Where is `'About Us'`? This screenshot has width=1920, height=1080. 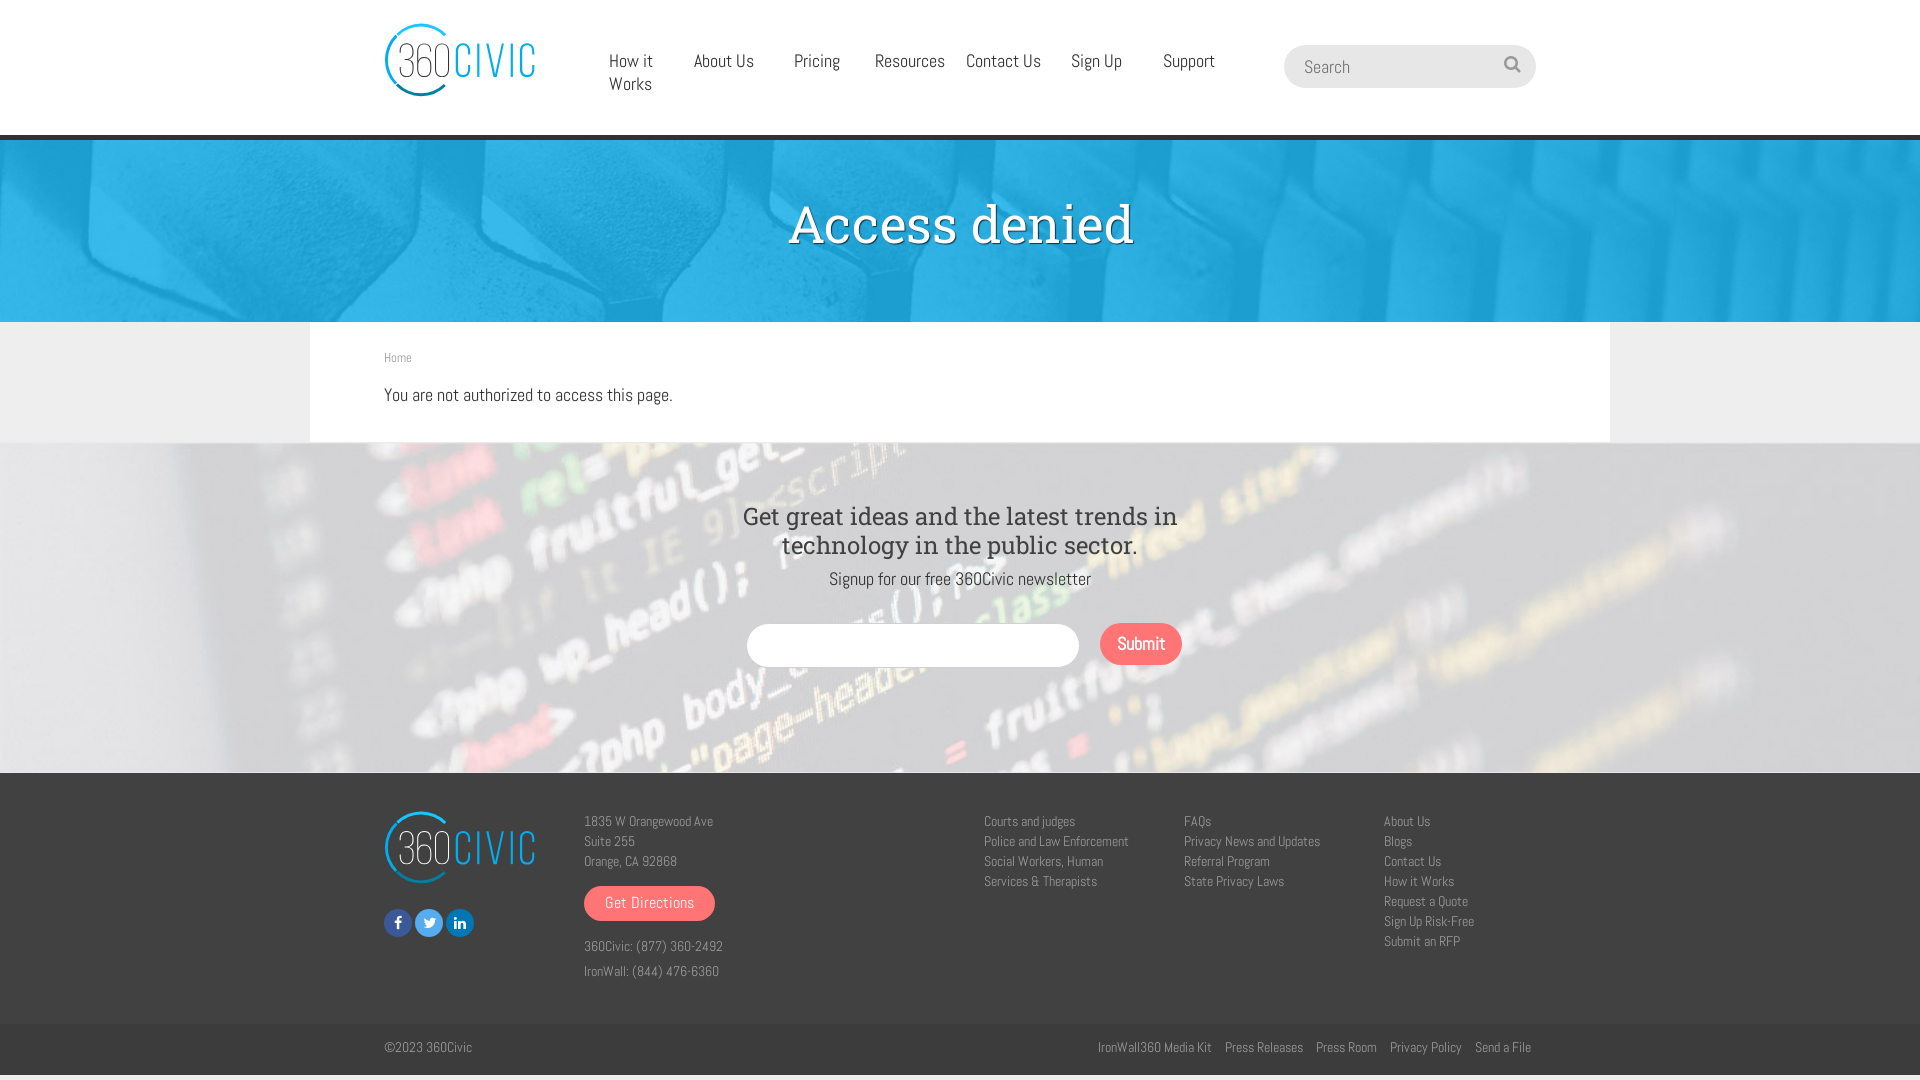
'About Us' is located at coordinates (722, 60).